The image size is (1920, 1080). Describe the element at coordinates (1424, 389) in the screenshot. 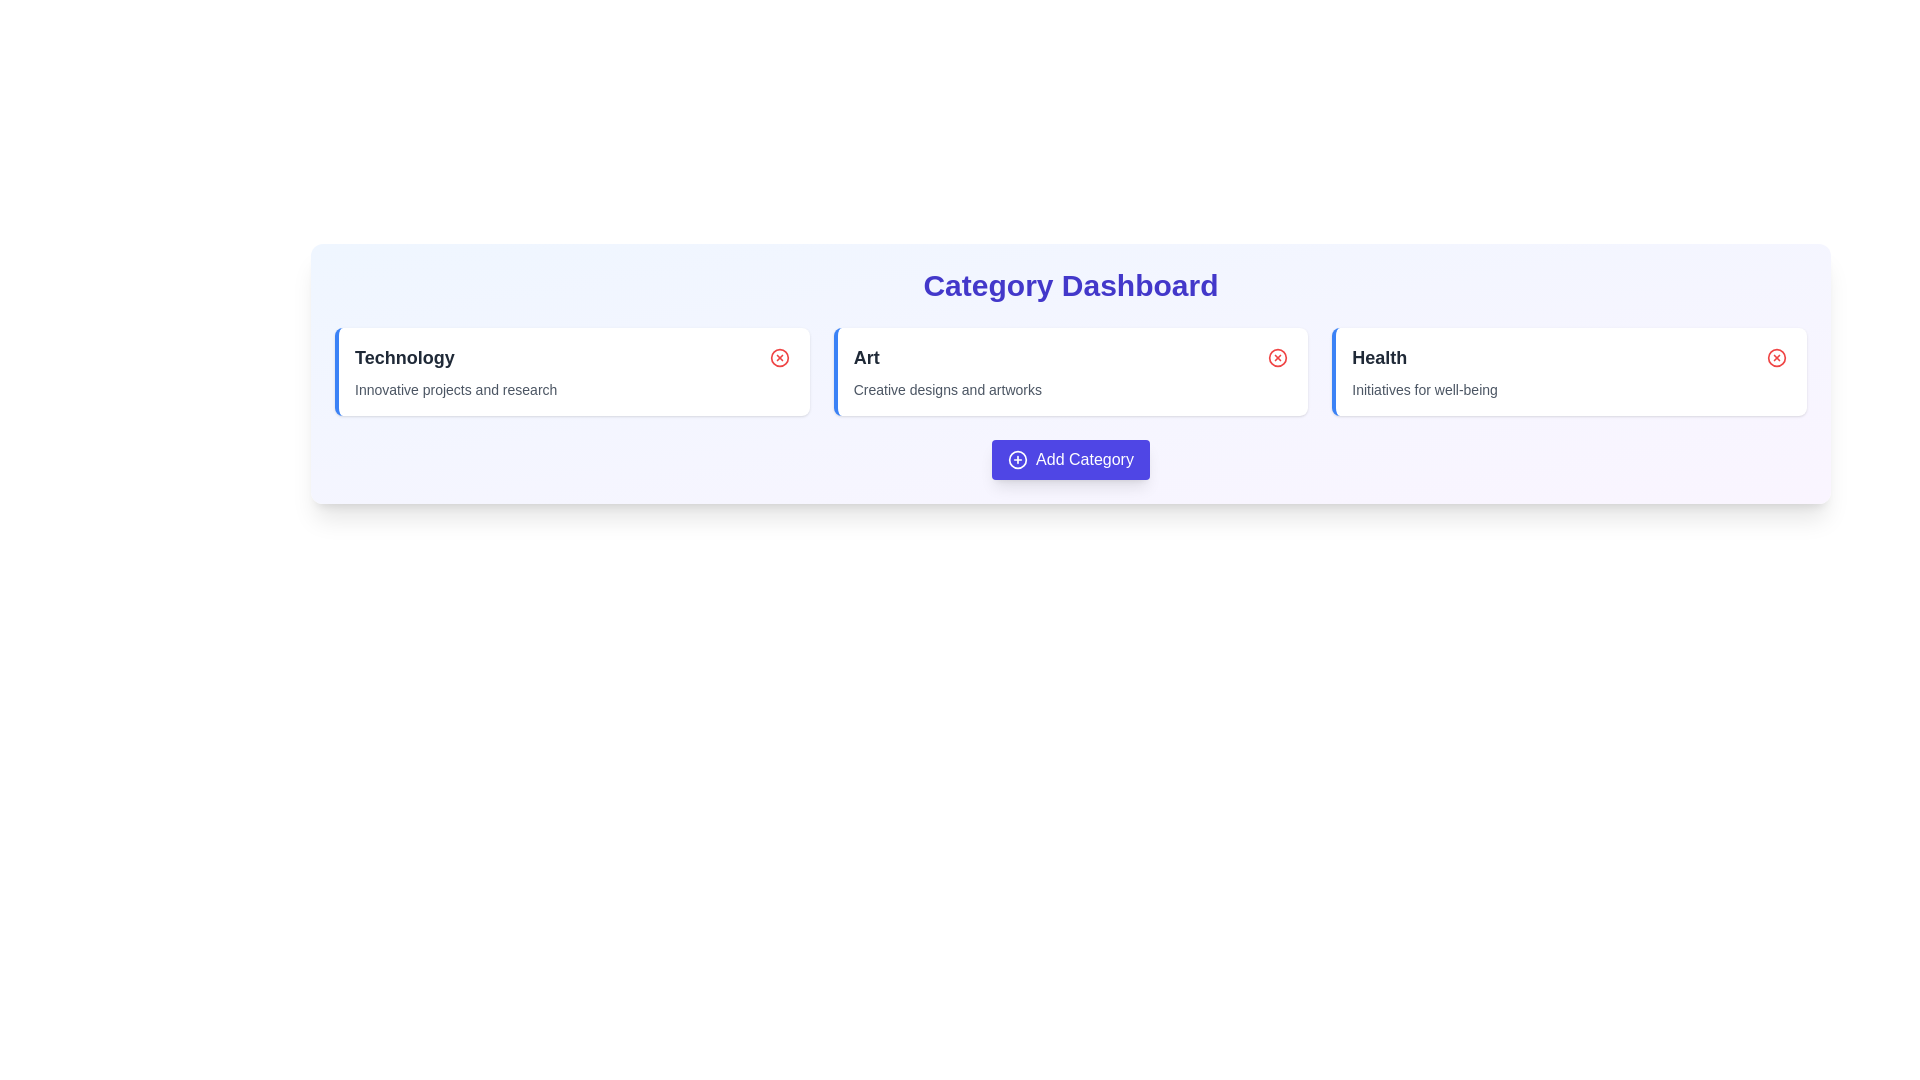

I see `descriptive text that provides additional information about the 'Health' category, located directly below the 'Health' heading in the card on the far right of the dashboard interface` at that location.